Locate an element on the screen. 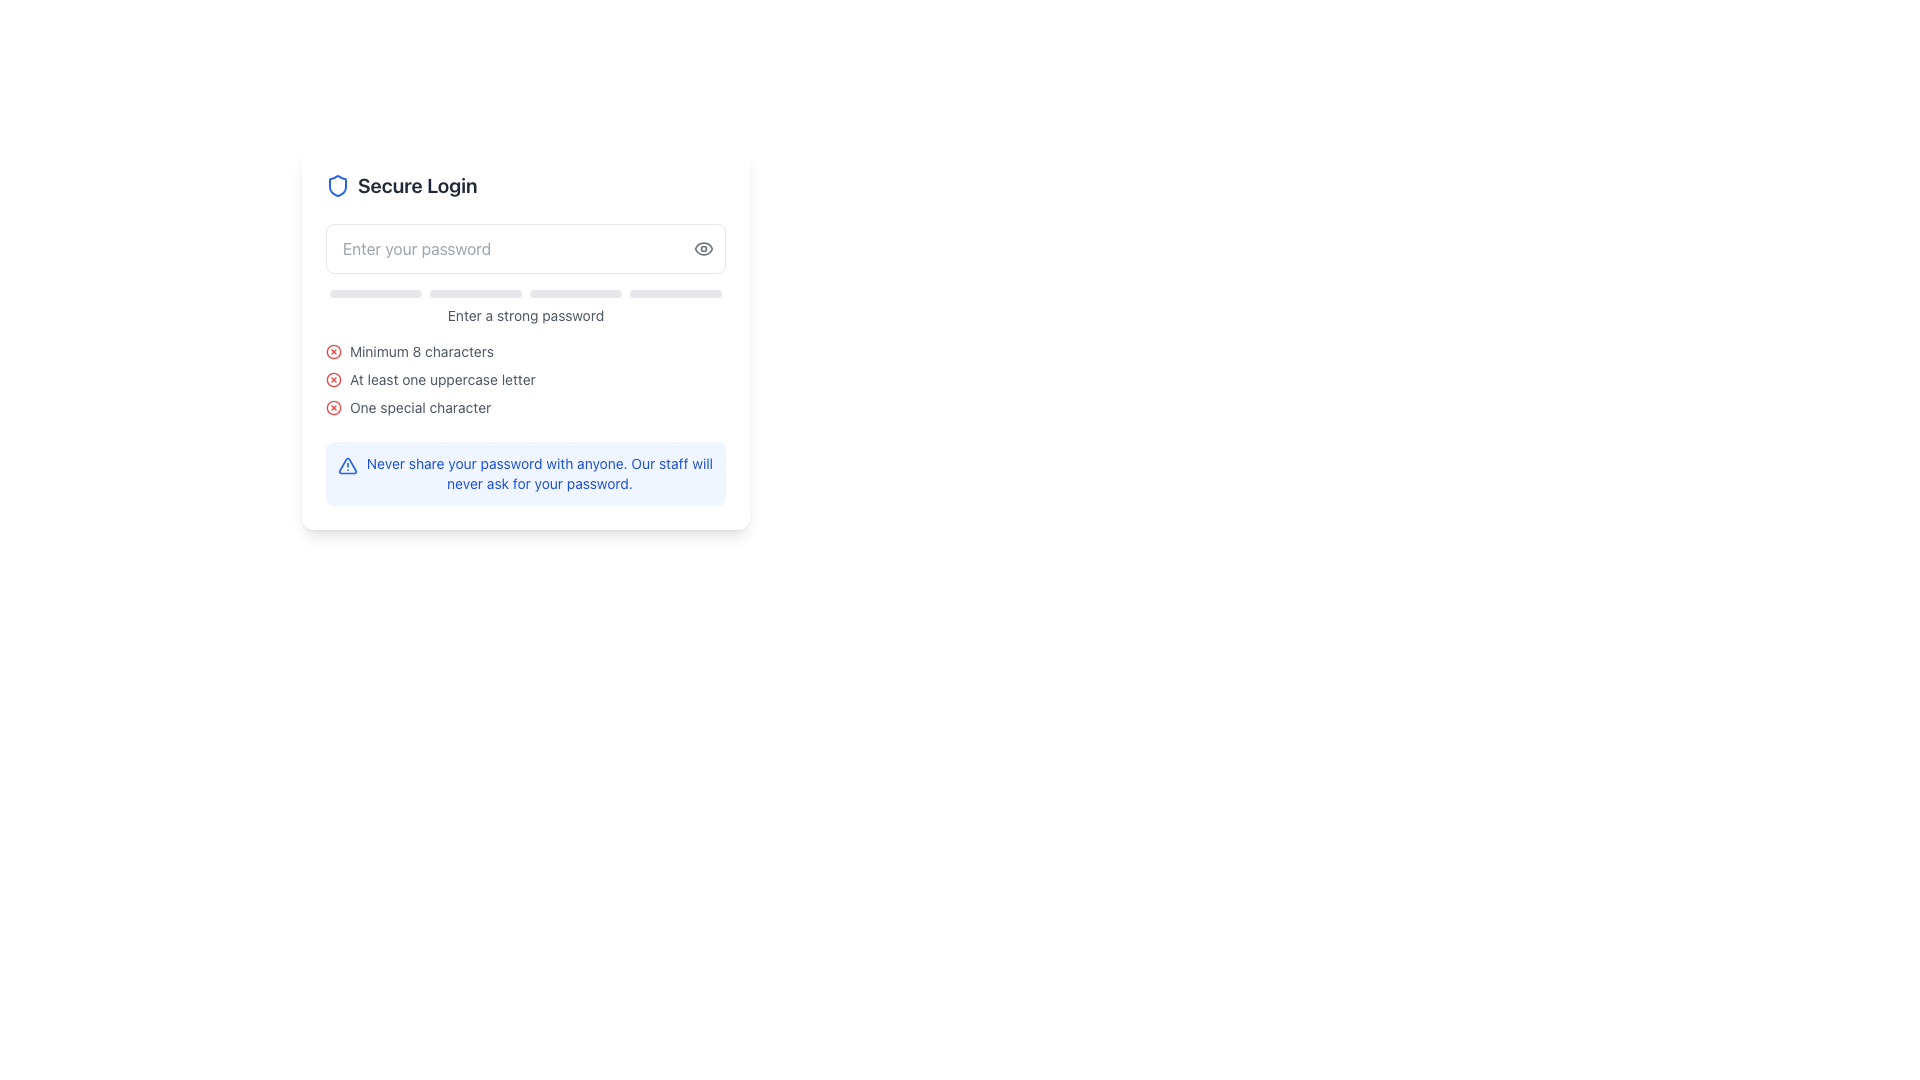 This screenshot has height=1080, width=1920. the shield icon that visually indicates security, positioned to the left of the 'Secure Login' text is located at coordinates (337, 185).